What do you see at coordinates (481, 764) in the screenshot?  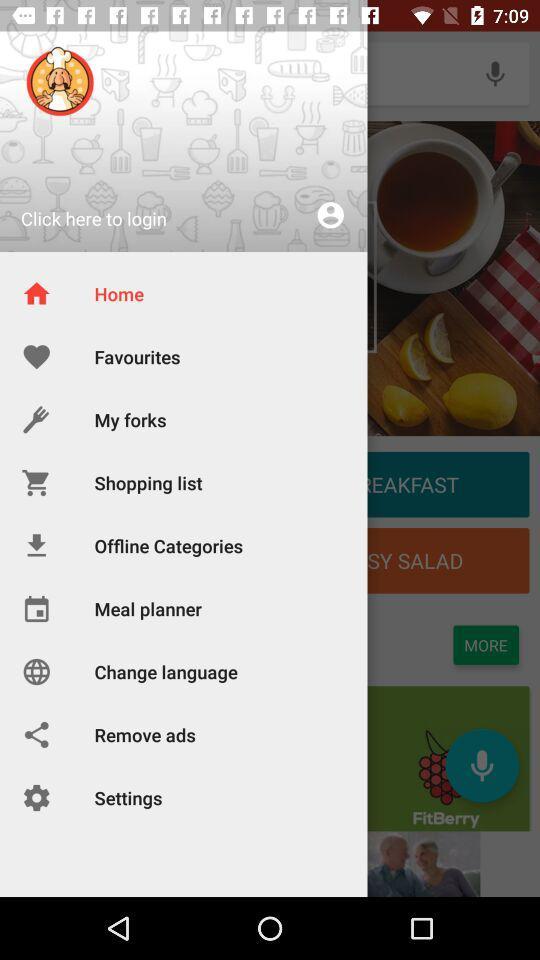 I see `the microphone icon` at bounding box center [481, 764].